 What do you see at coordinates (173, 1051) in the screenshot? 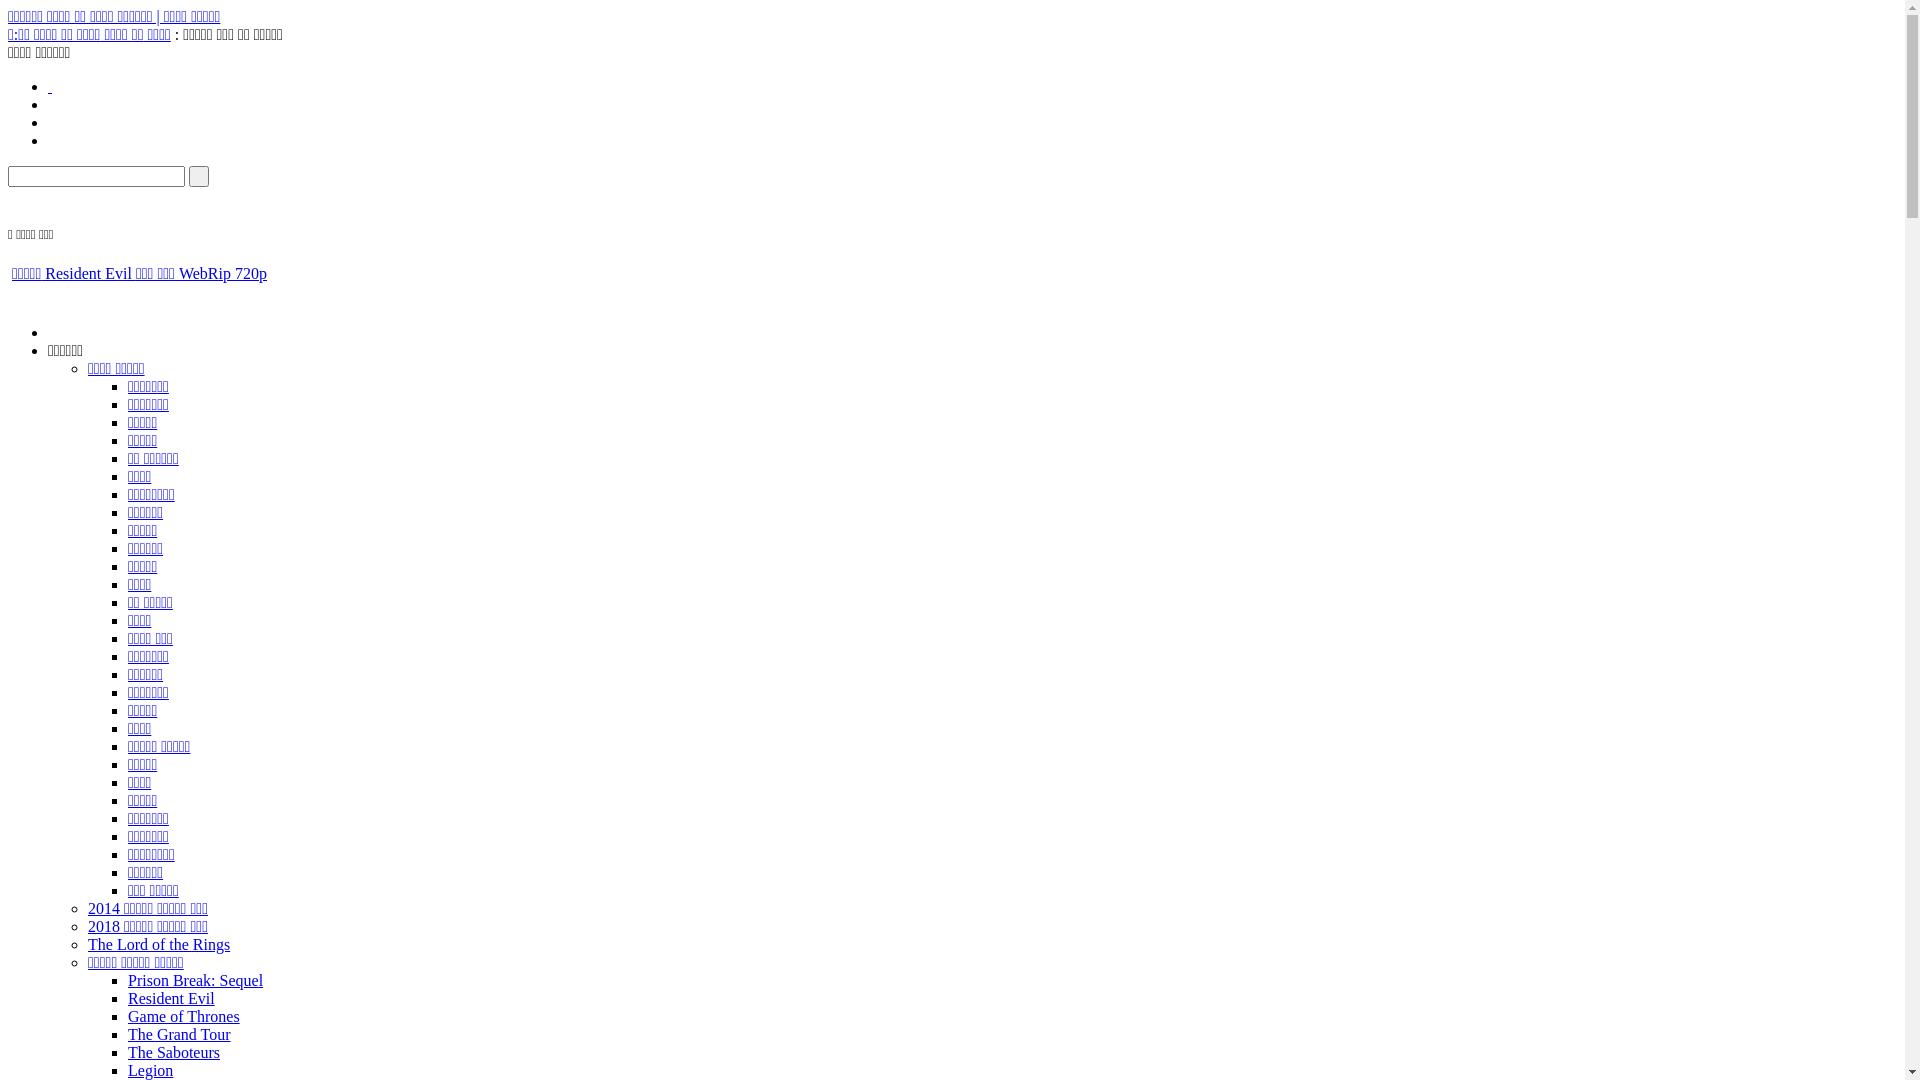
I see `'The Saboteurs'` at bounding box center [173, 1051].